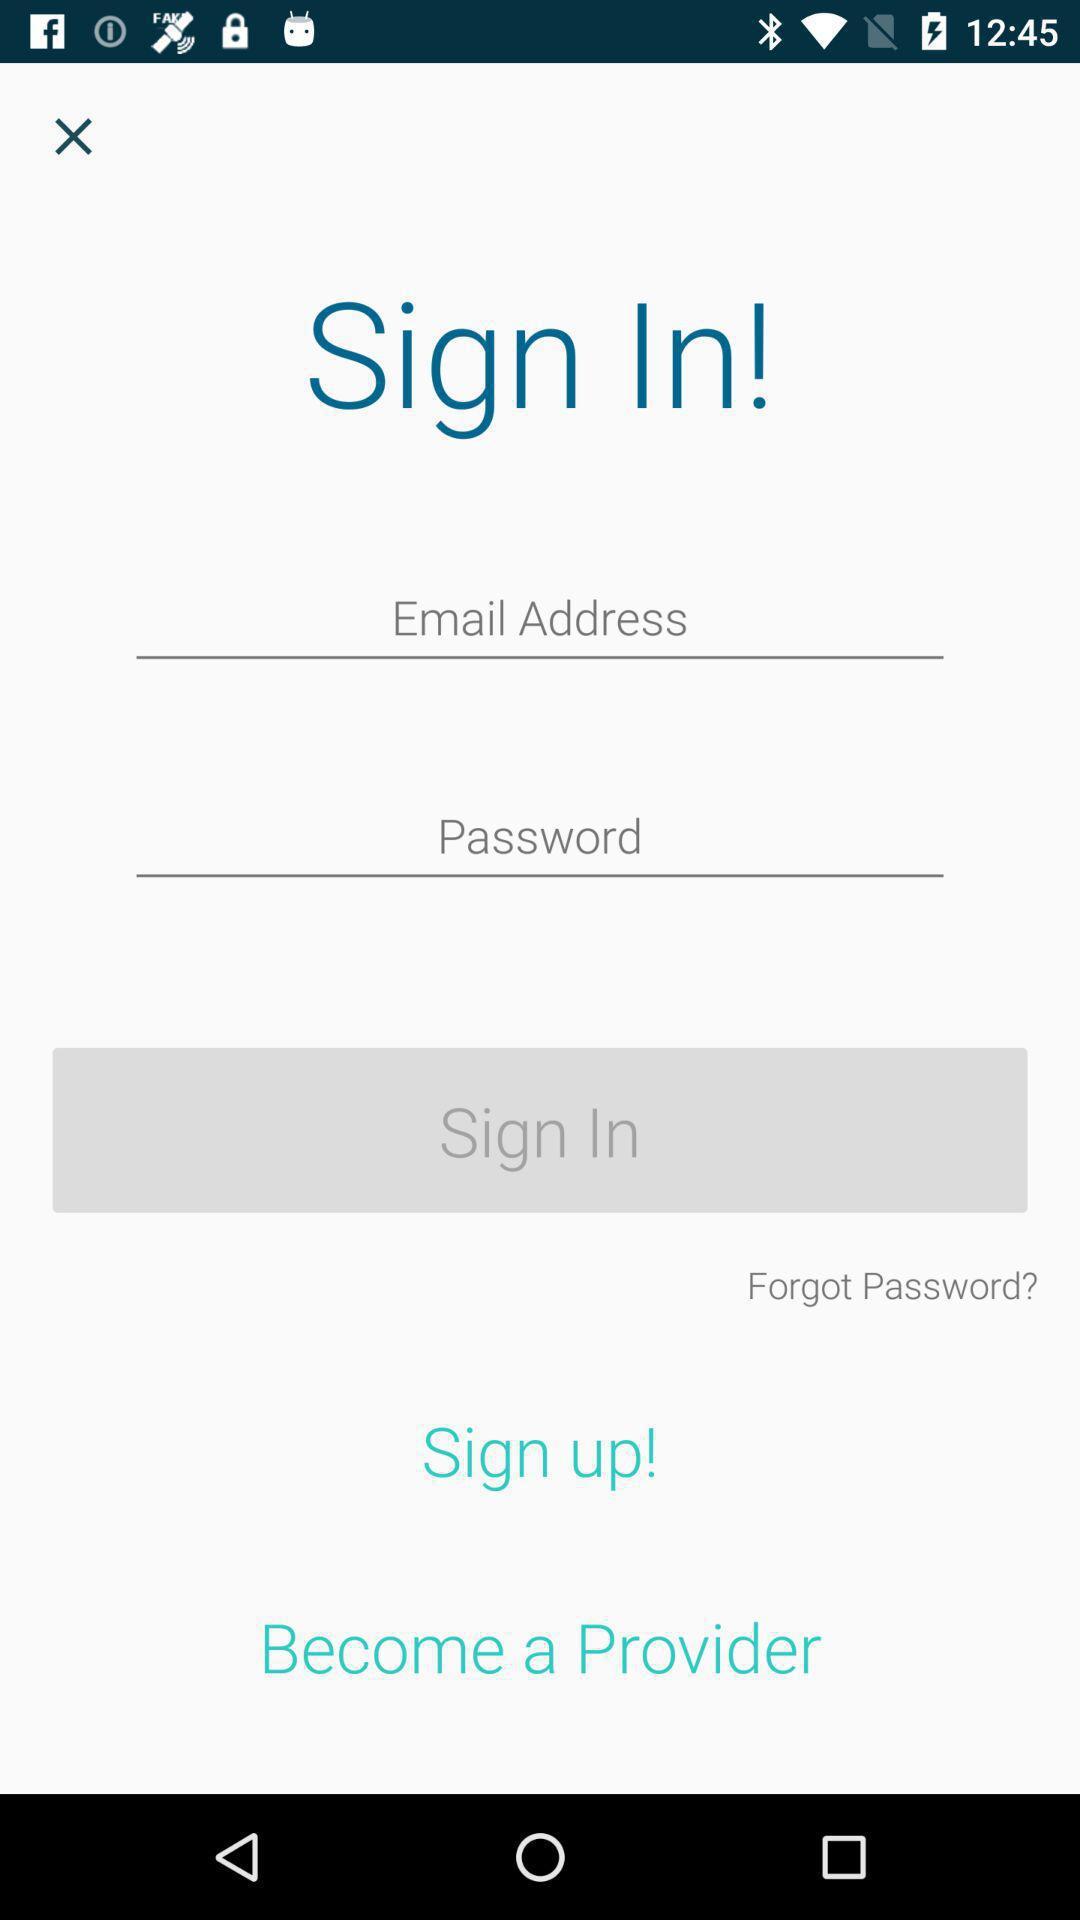  Describe the element at coordinates (540, 838) in the screenshot. I see `type password` at that location.